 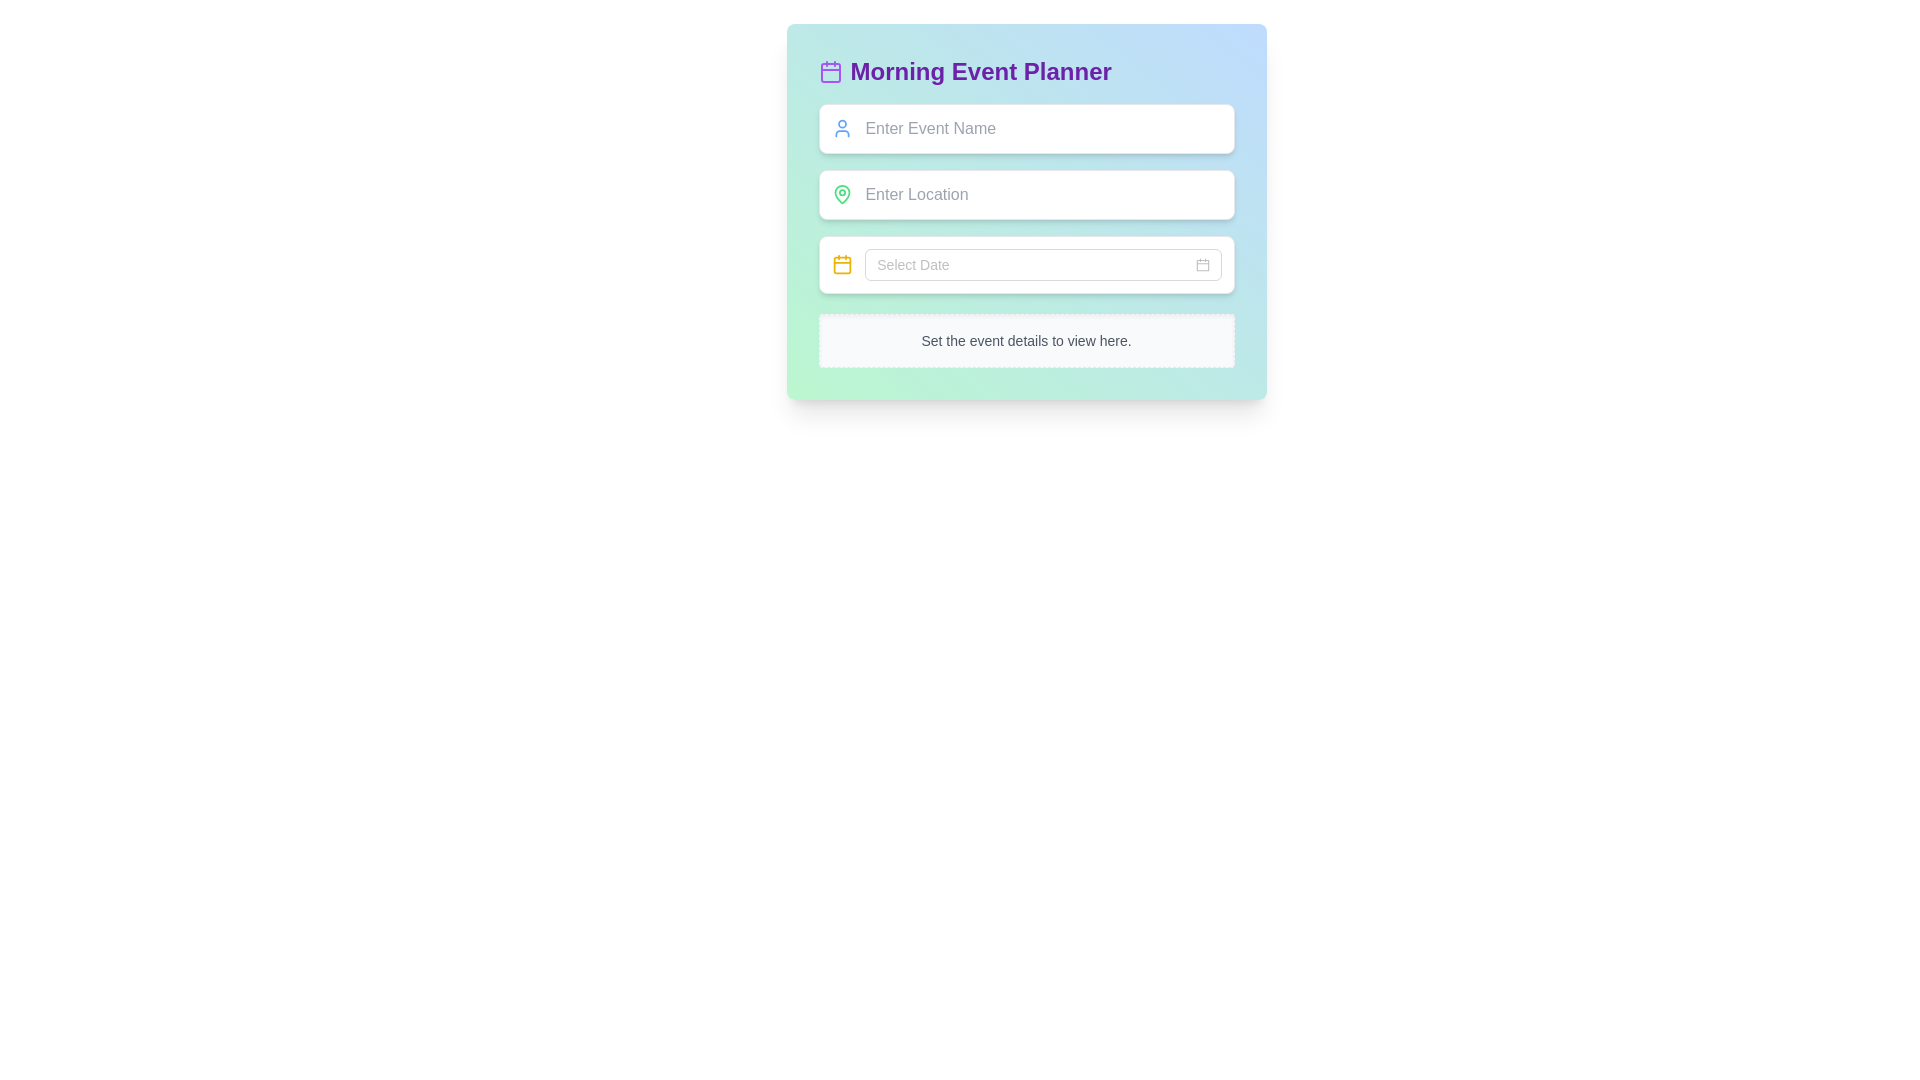 I want to click on the location pin icon that is part of the 'Enter Location' input field, located to the left of the text area, so click(x=842, y=195).